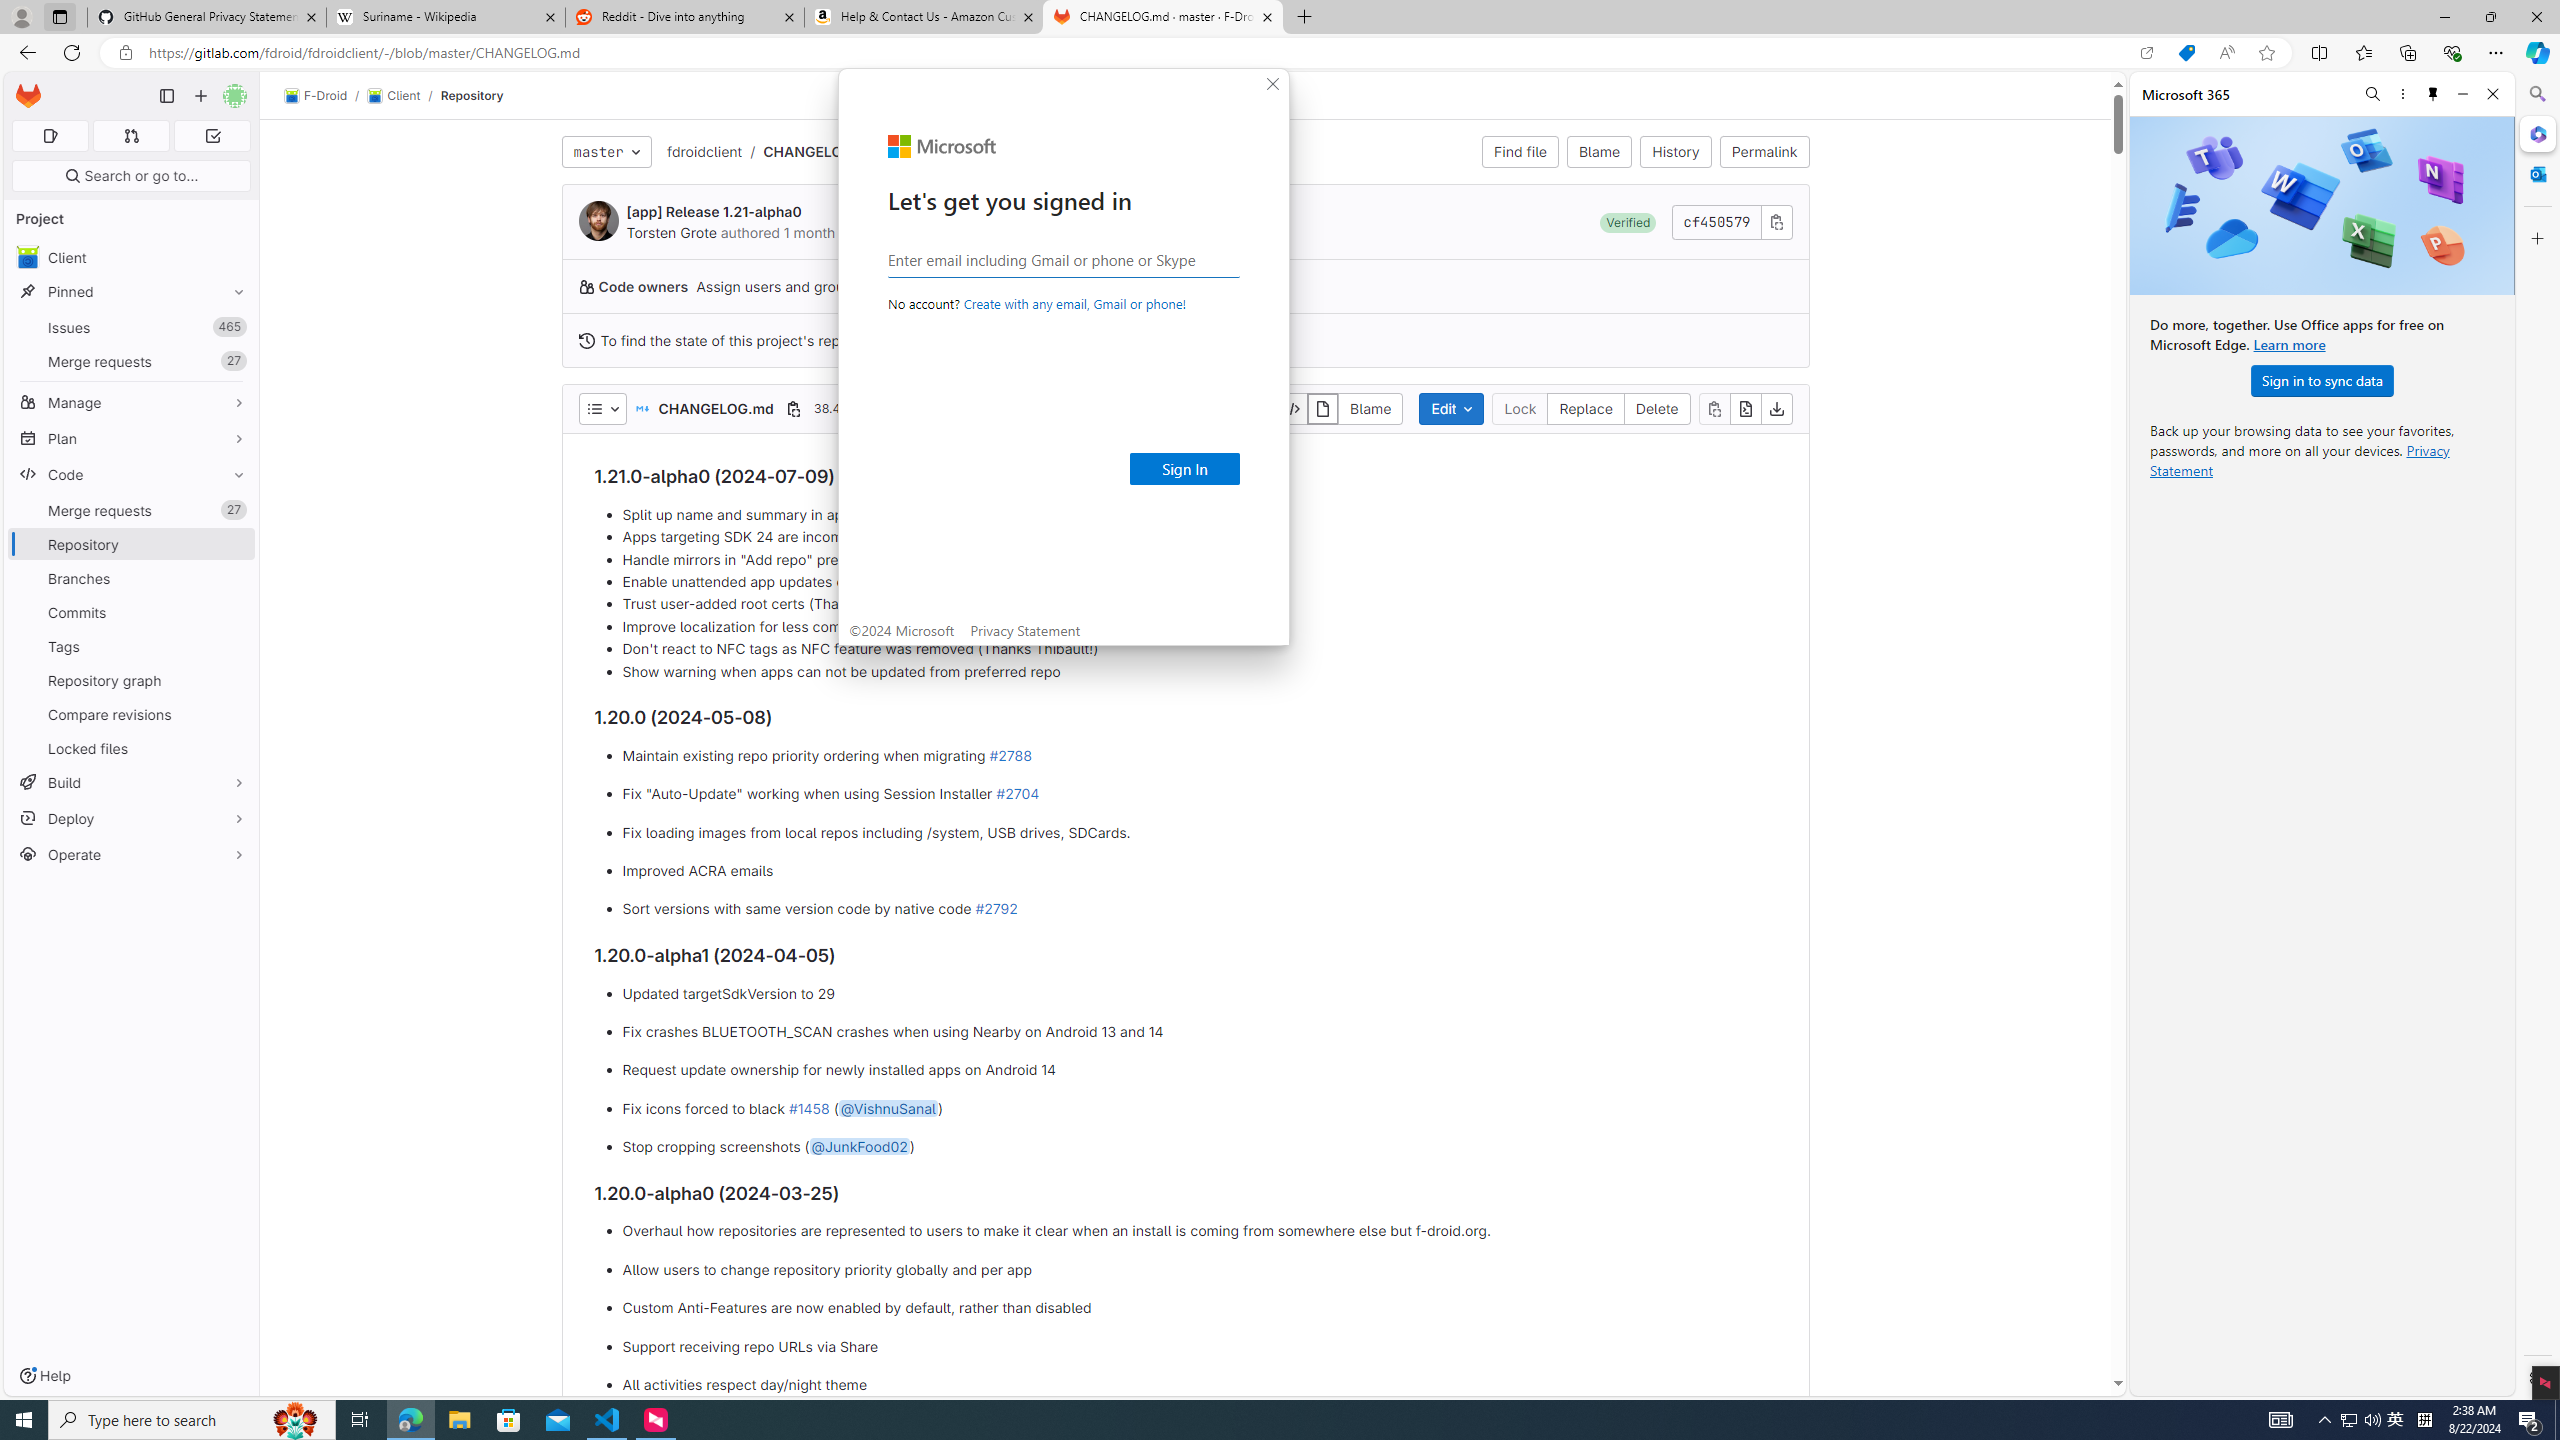  What do you see at coordinates (1008, 754) in the screenshot?
I see `'#2788'` at bounding box center [1008, 754].